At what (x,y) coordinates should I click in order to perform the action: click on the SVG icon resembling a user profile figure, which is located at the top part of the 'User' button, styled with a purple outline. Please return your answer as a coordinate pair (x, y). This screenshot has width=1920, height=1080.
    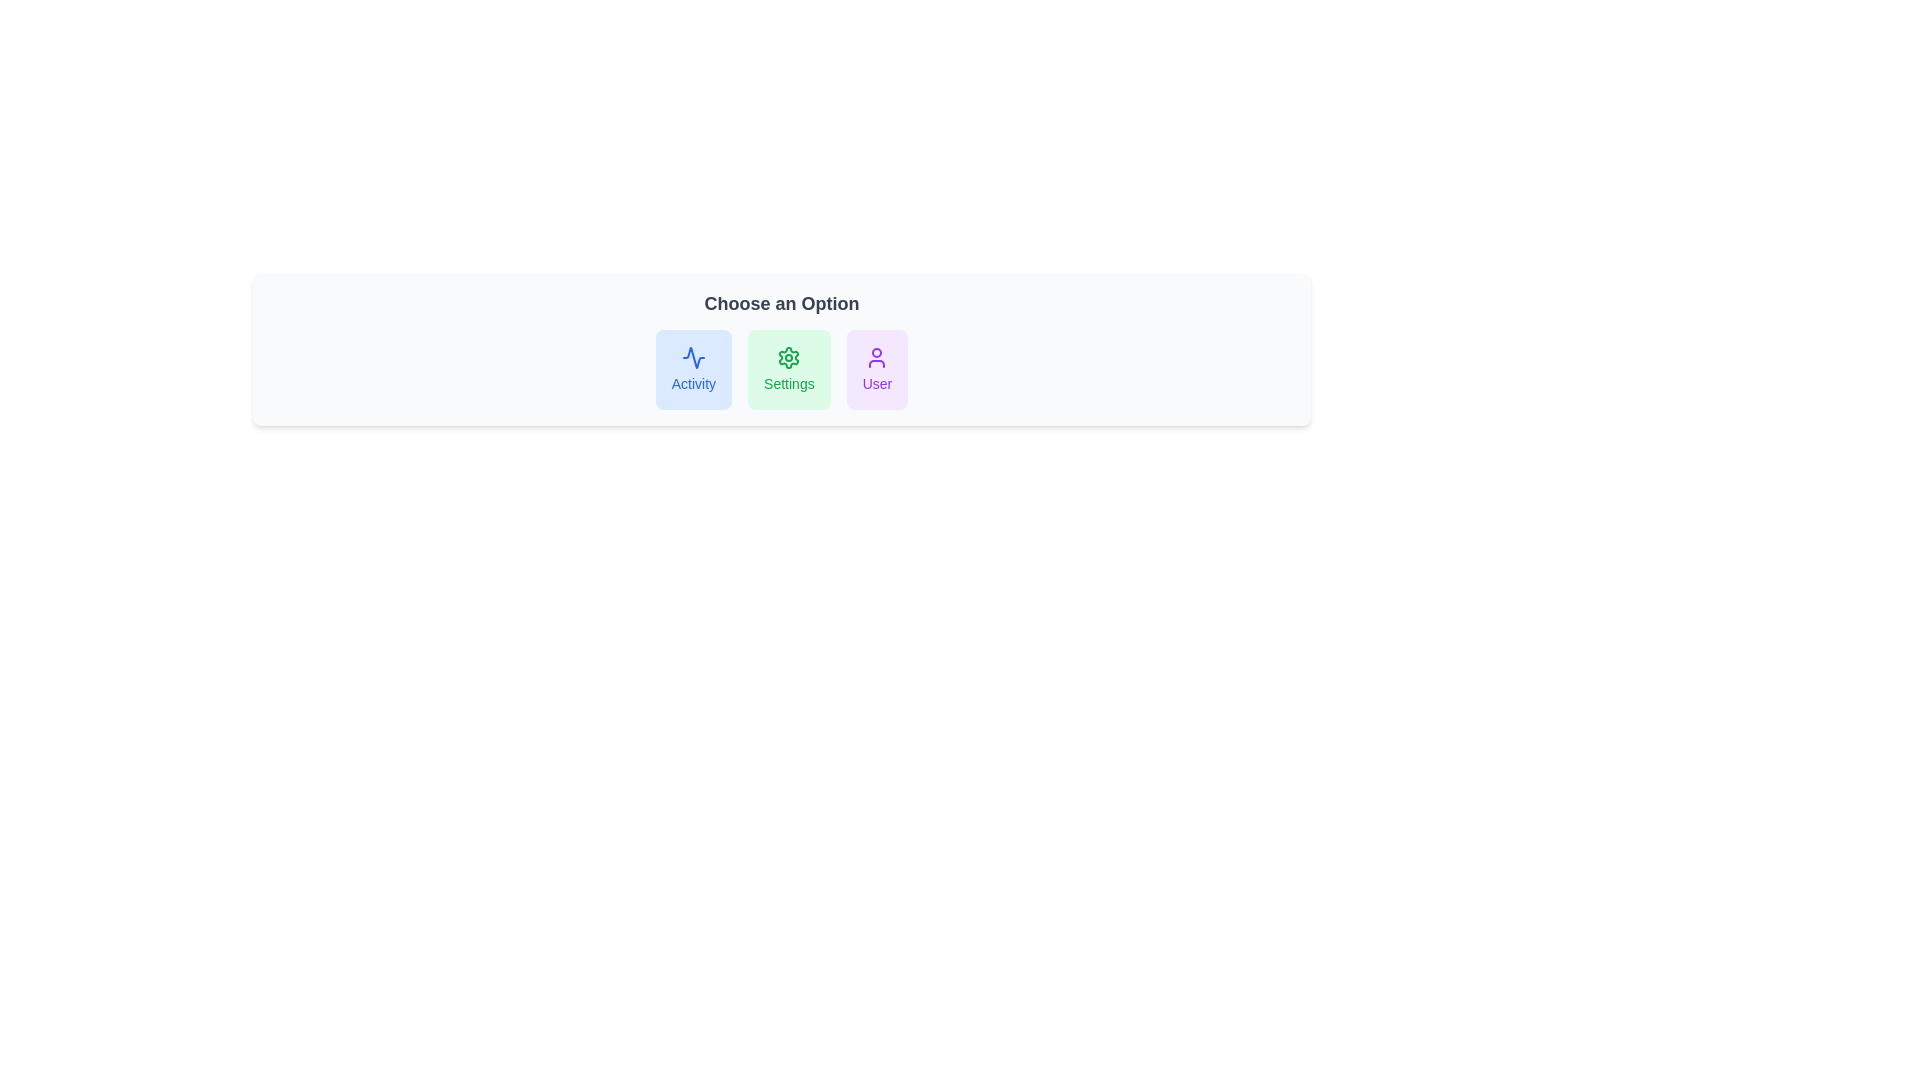
    Looking at the image, I should click on (877, 357).